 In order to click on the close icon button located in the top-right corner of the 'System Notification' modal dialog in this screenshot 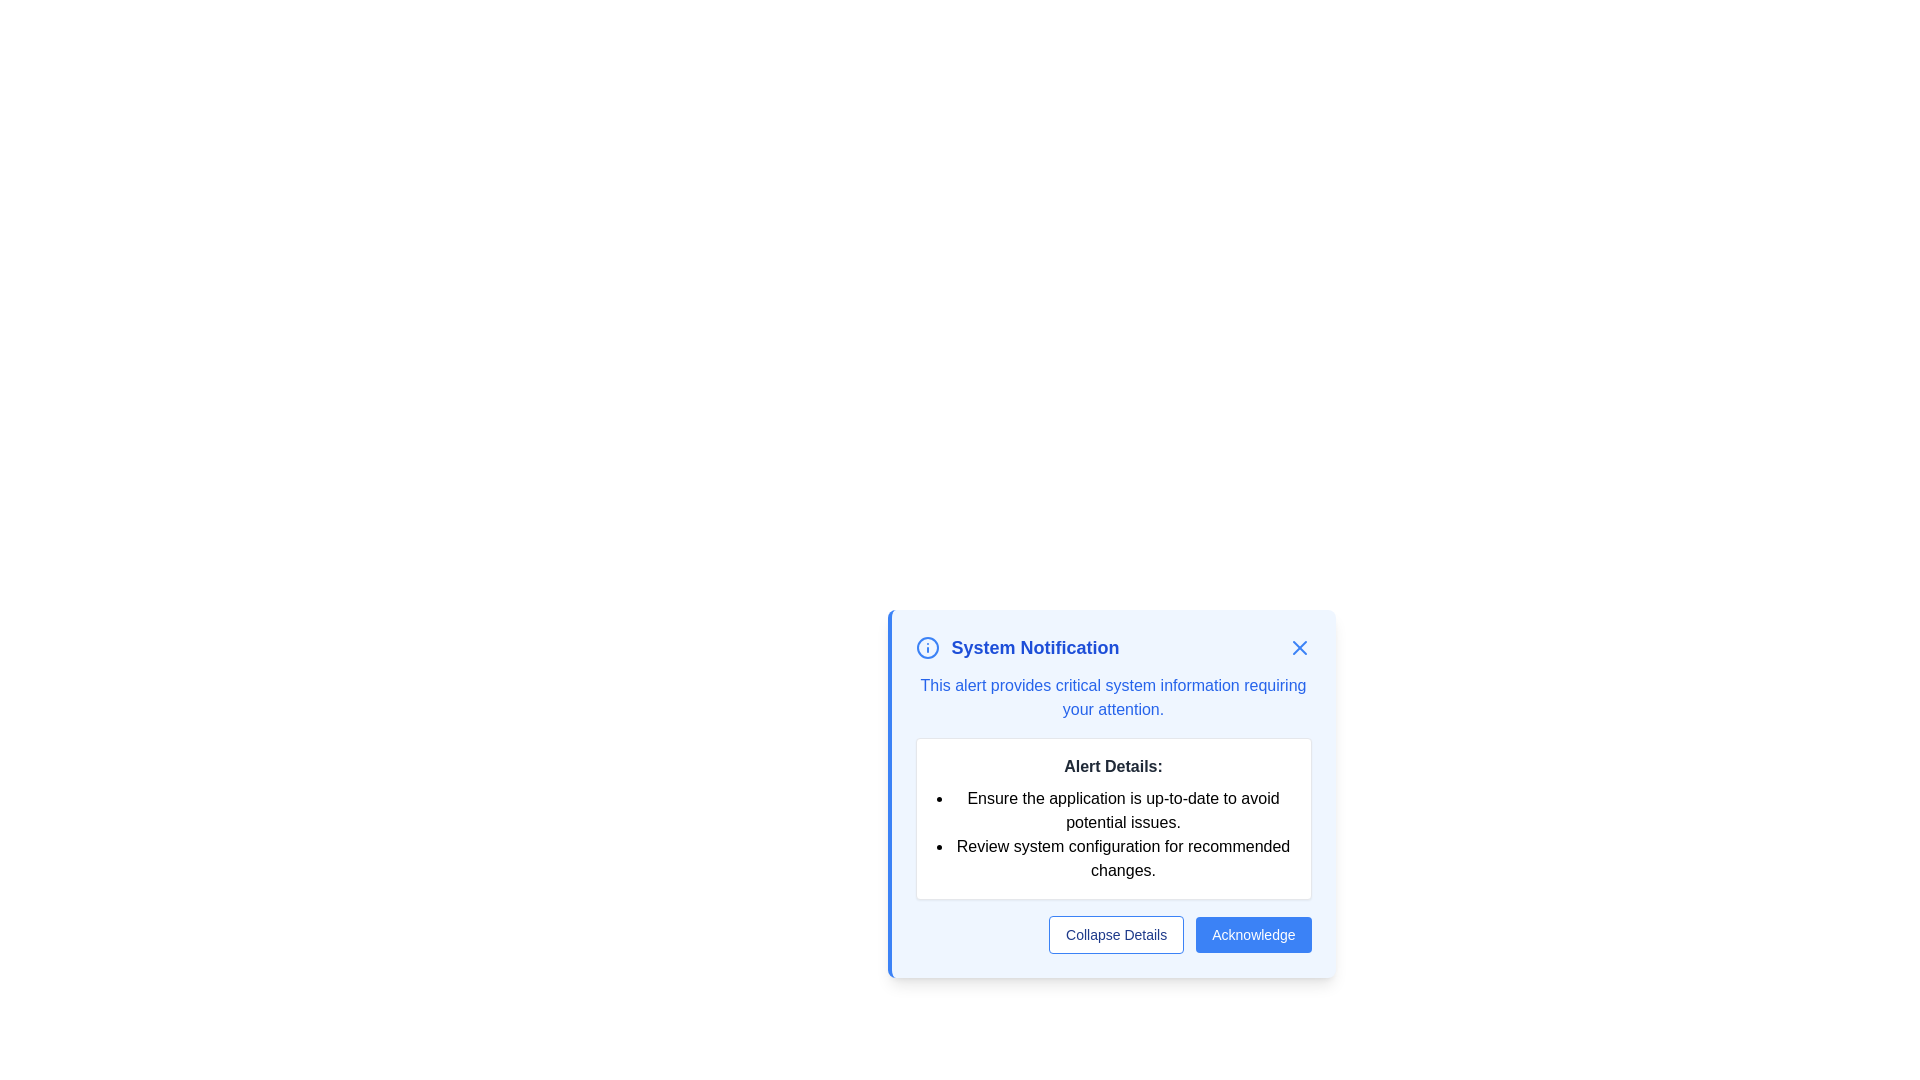, I will do `click(1299, 648)`.